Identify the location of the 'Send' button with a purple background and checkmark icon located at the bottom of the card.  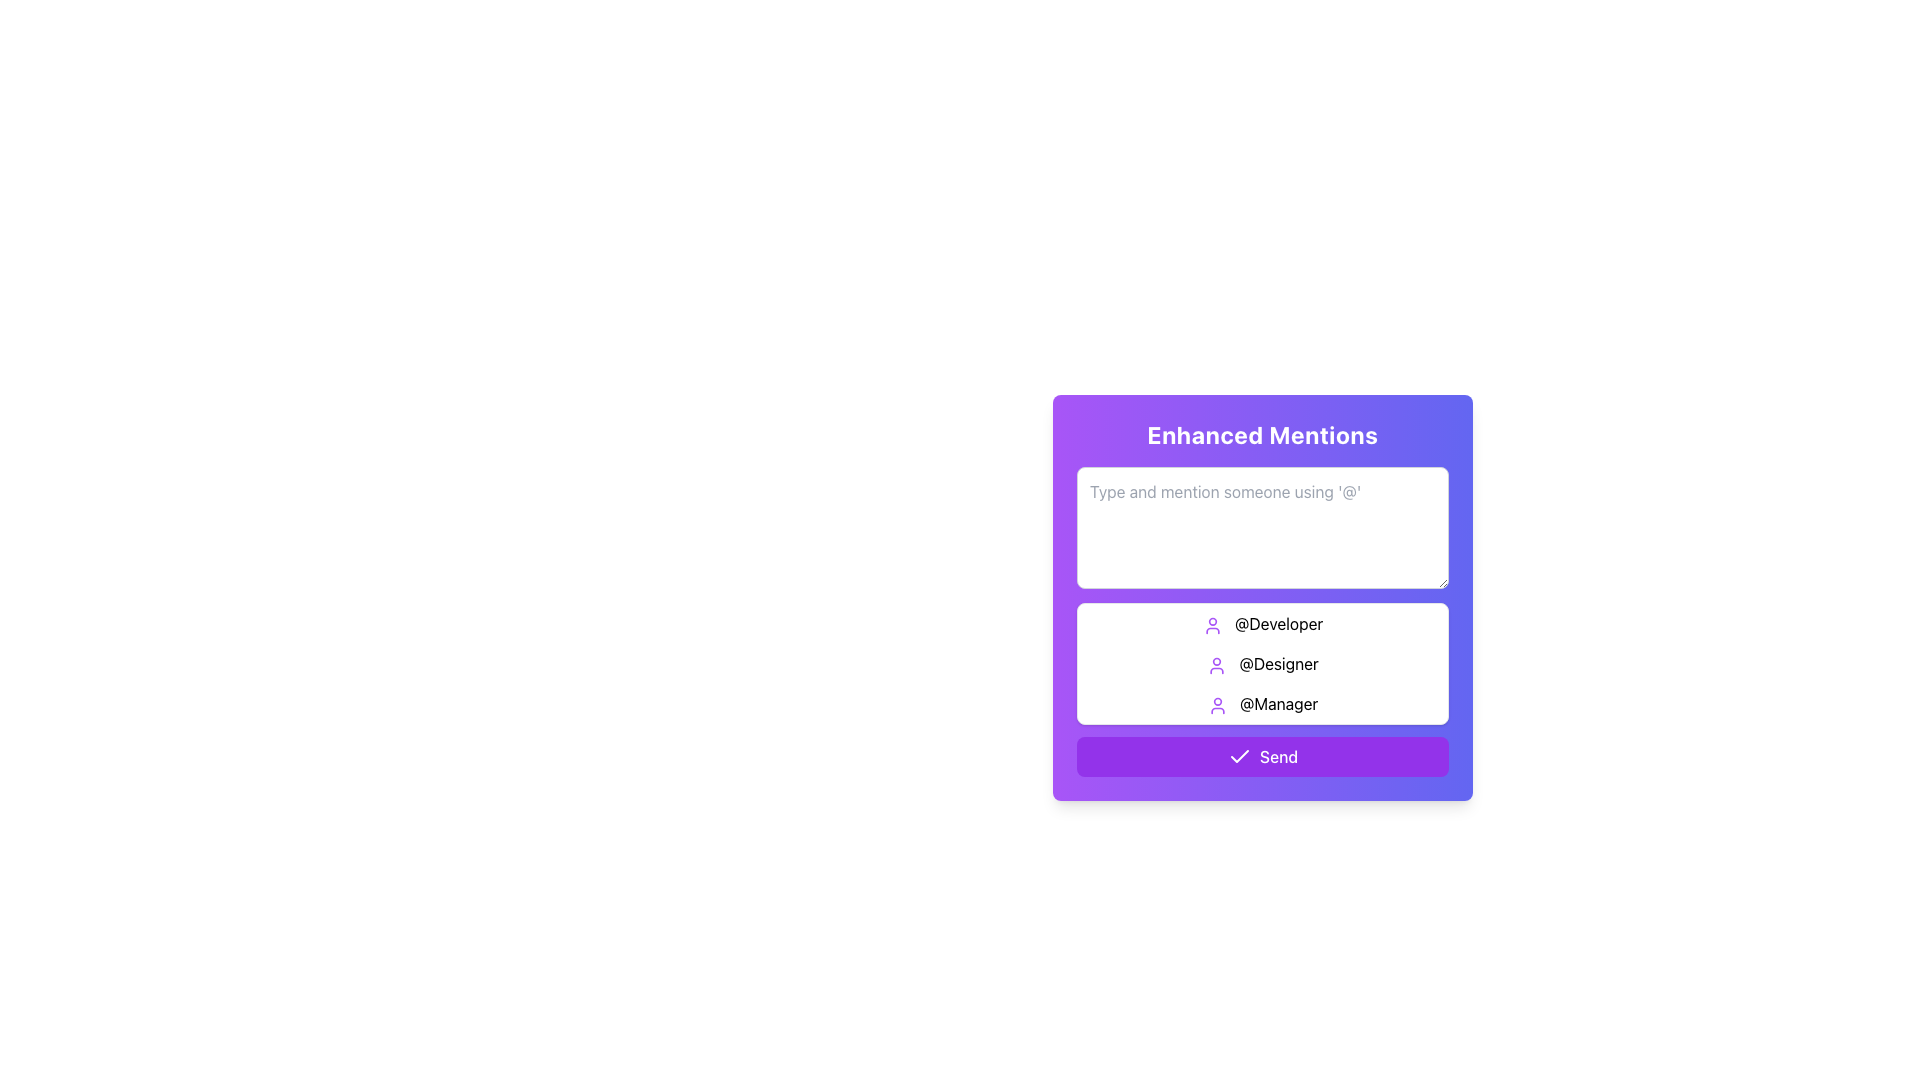
(1261, 756).